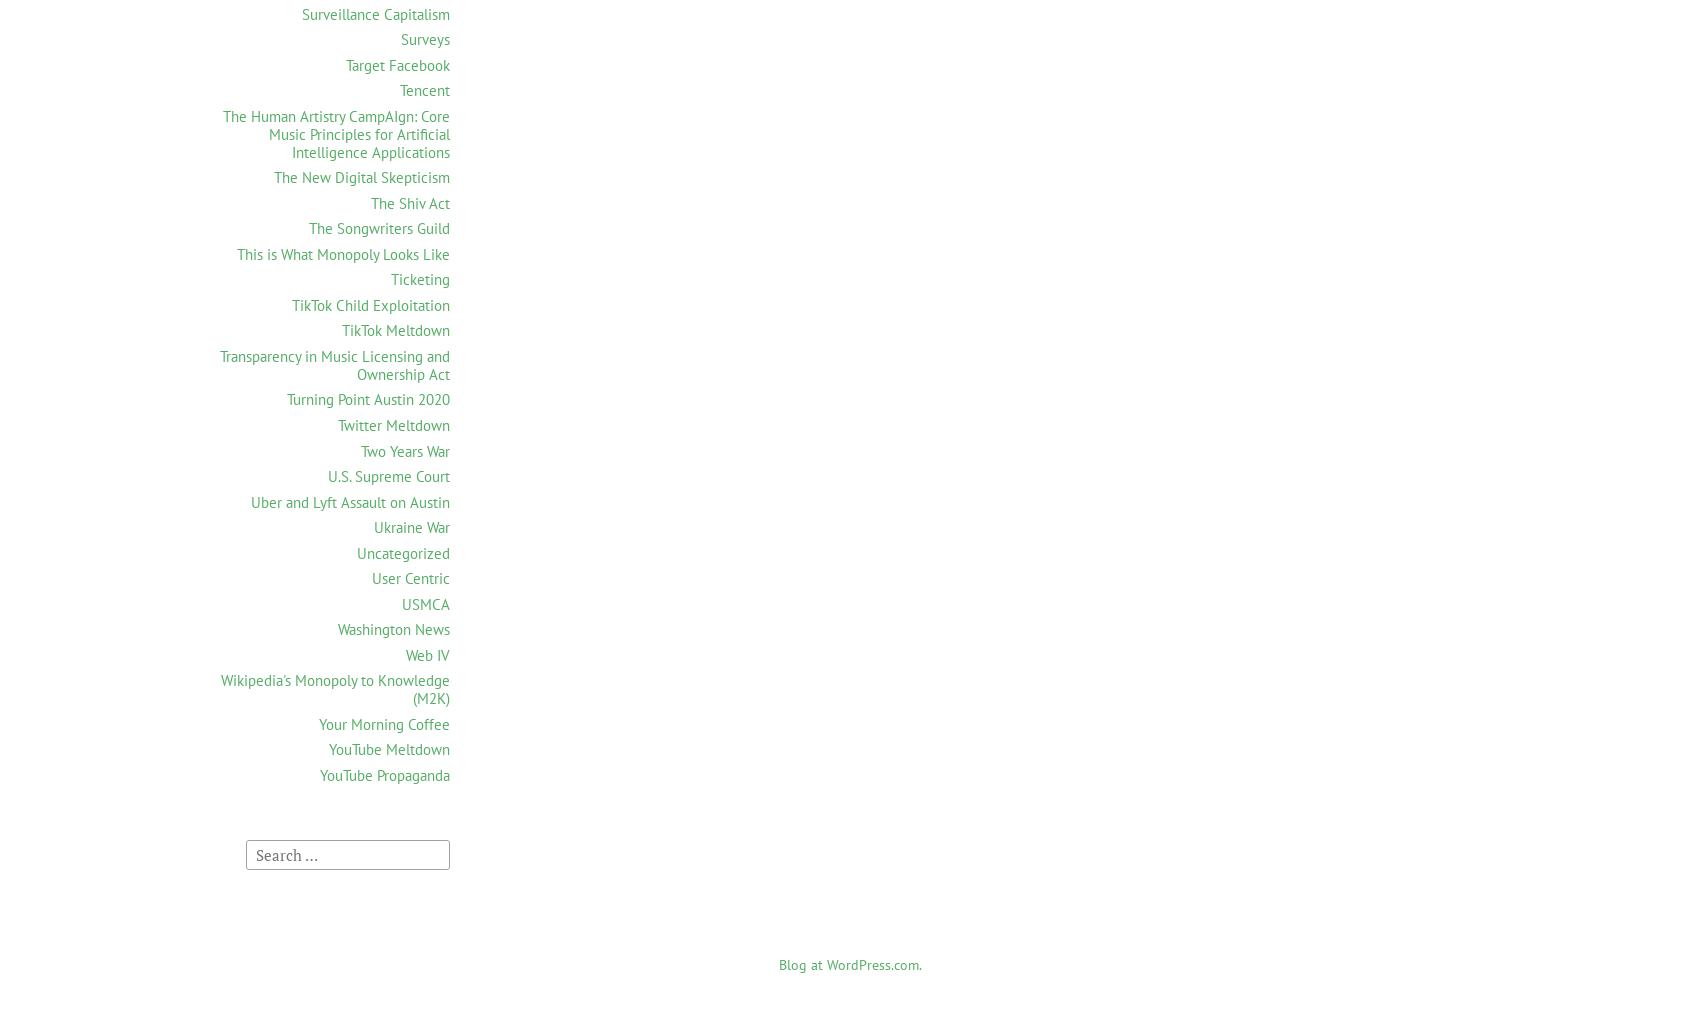 The image size is (1700, 1014). What do you see at coordinates (411, 526) in the screenshot?
I see `'Ukraine War'` at bounding box center [411, 526].